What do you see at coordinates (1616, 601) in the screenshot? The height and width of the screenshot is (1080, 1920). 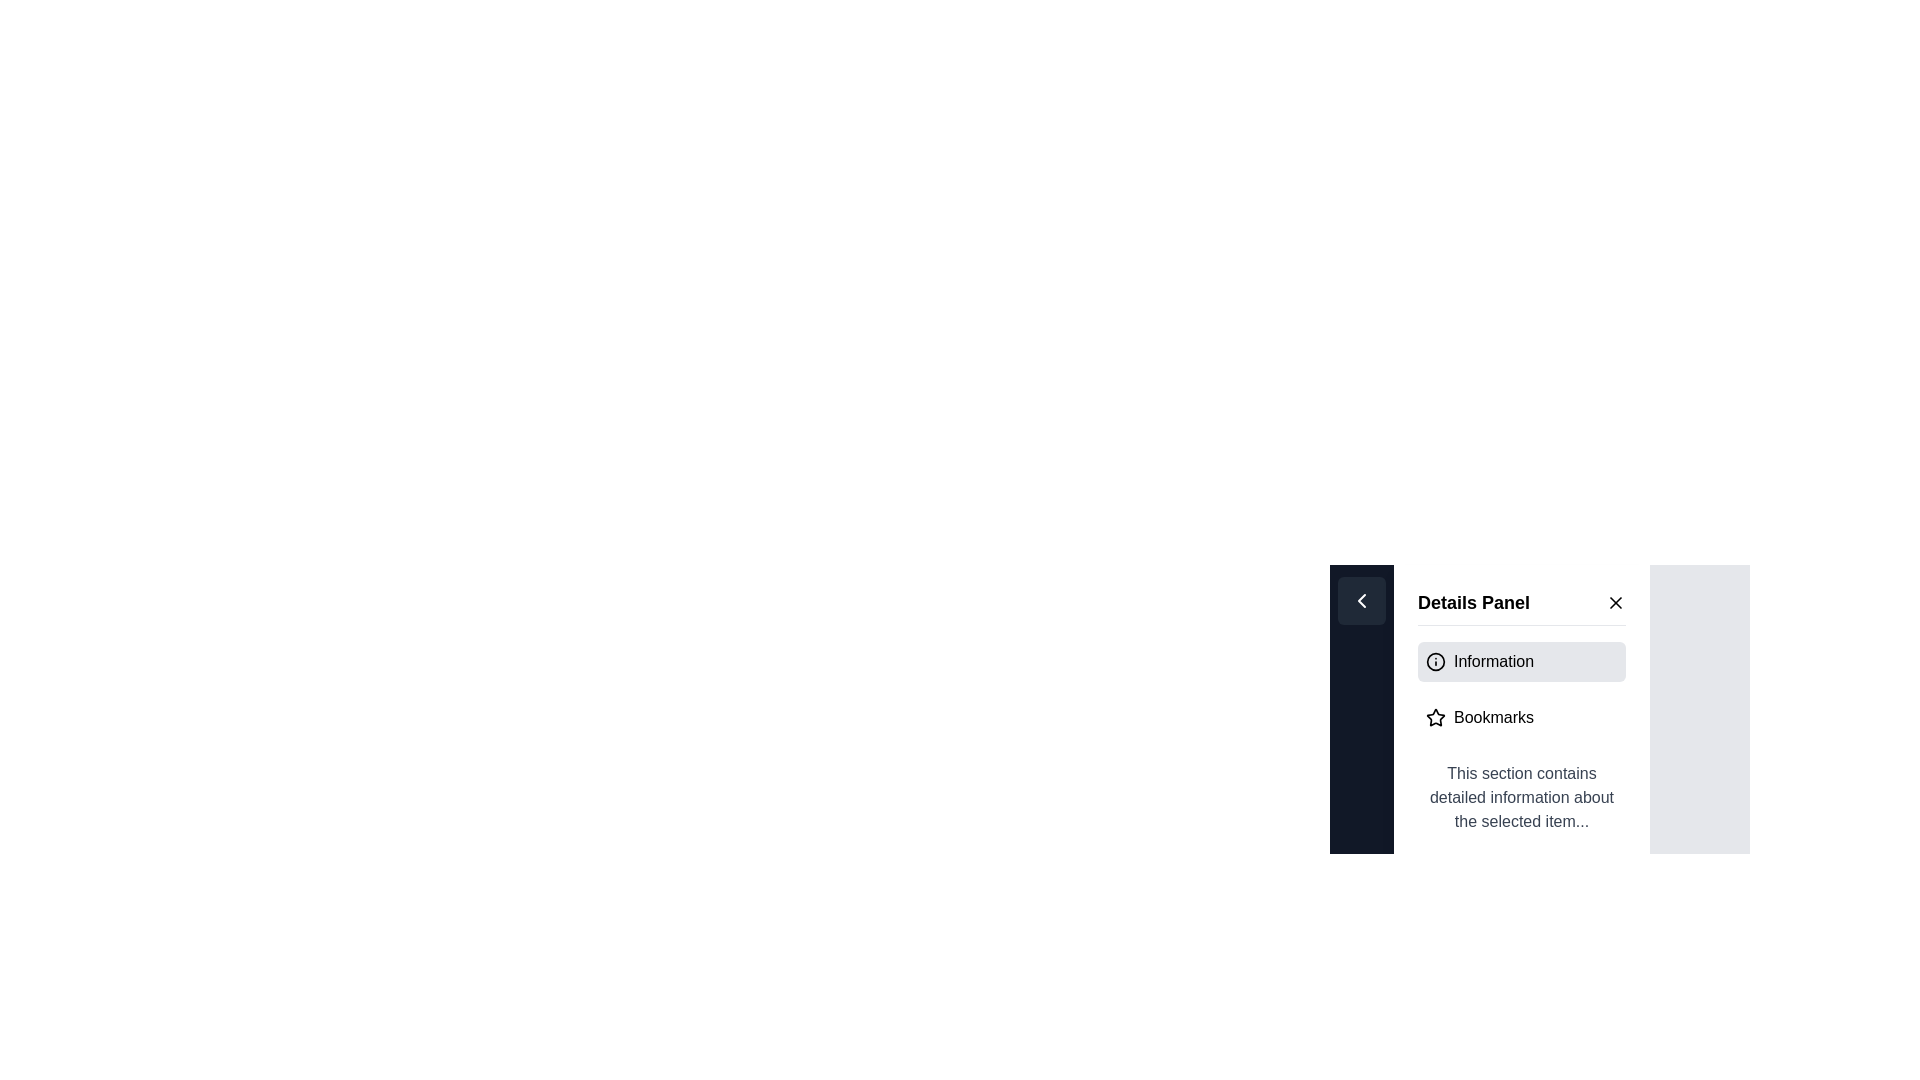 I see `the close button located at the top-right corner of the 'Details Panel'` at bounding box center [1616, 601].